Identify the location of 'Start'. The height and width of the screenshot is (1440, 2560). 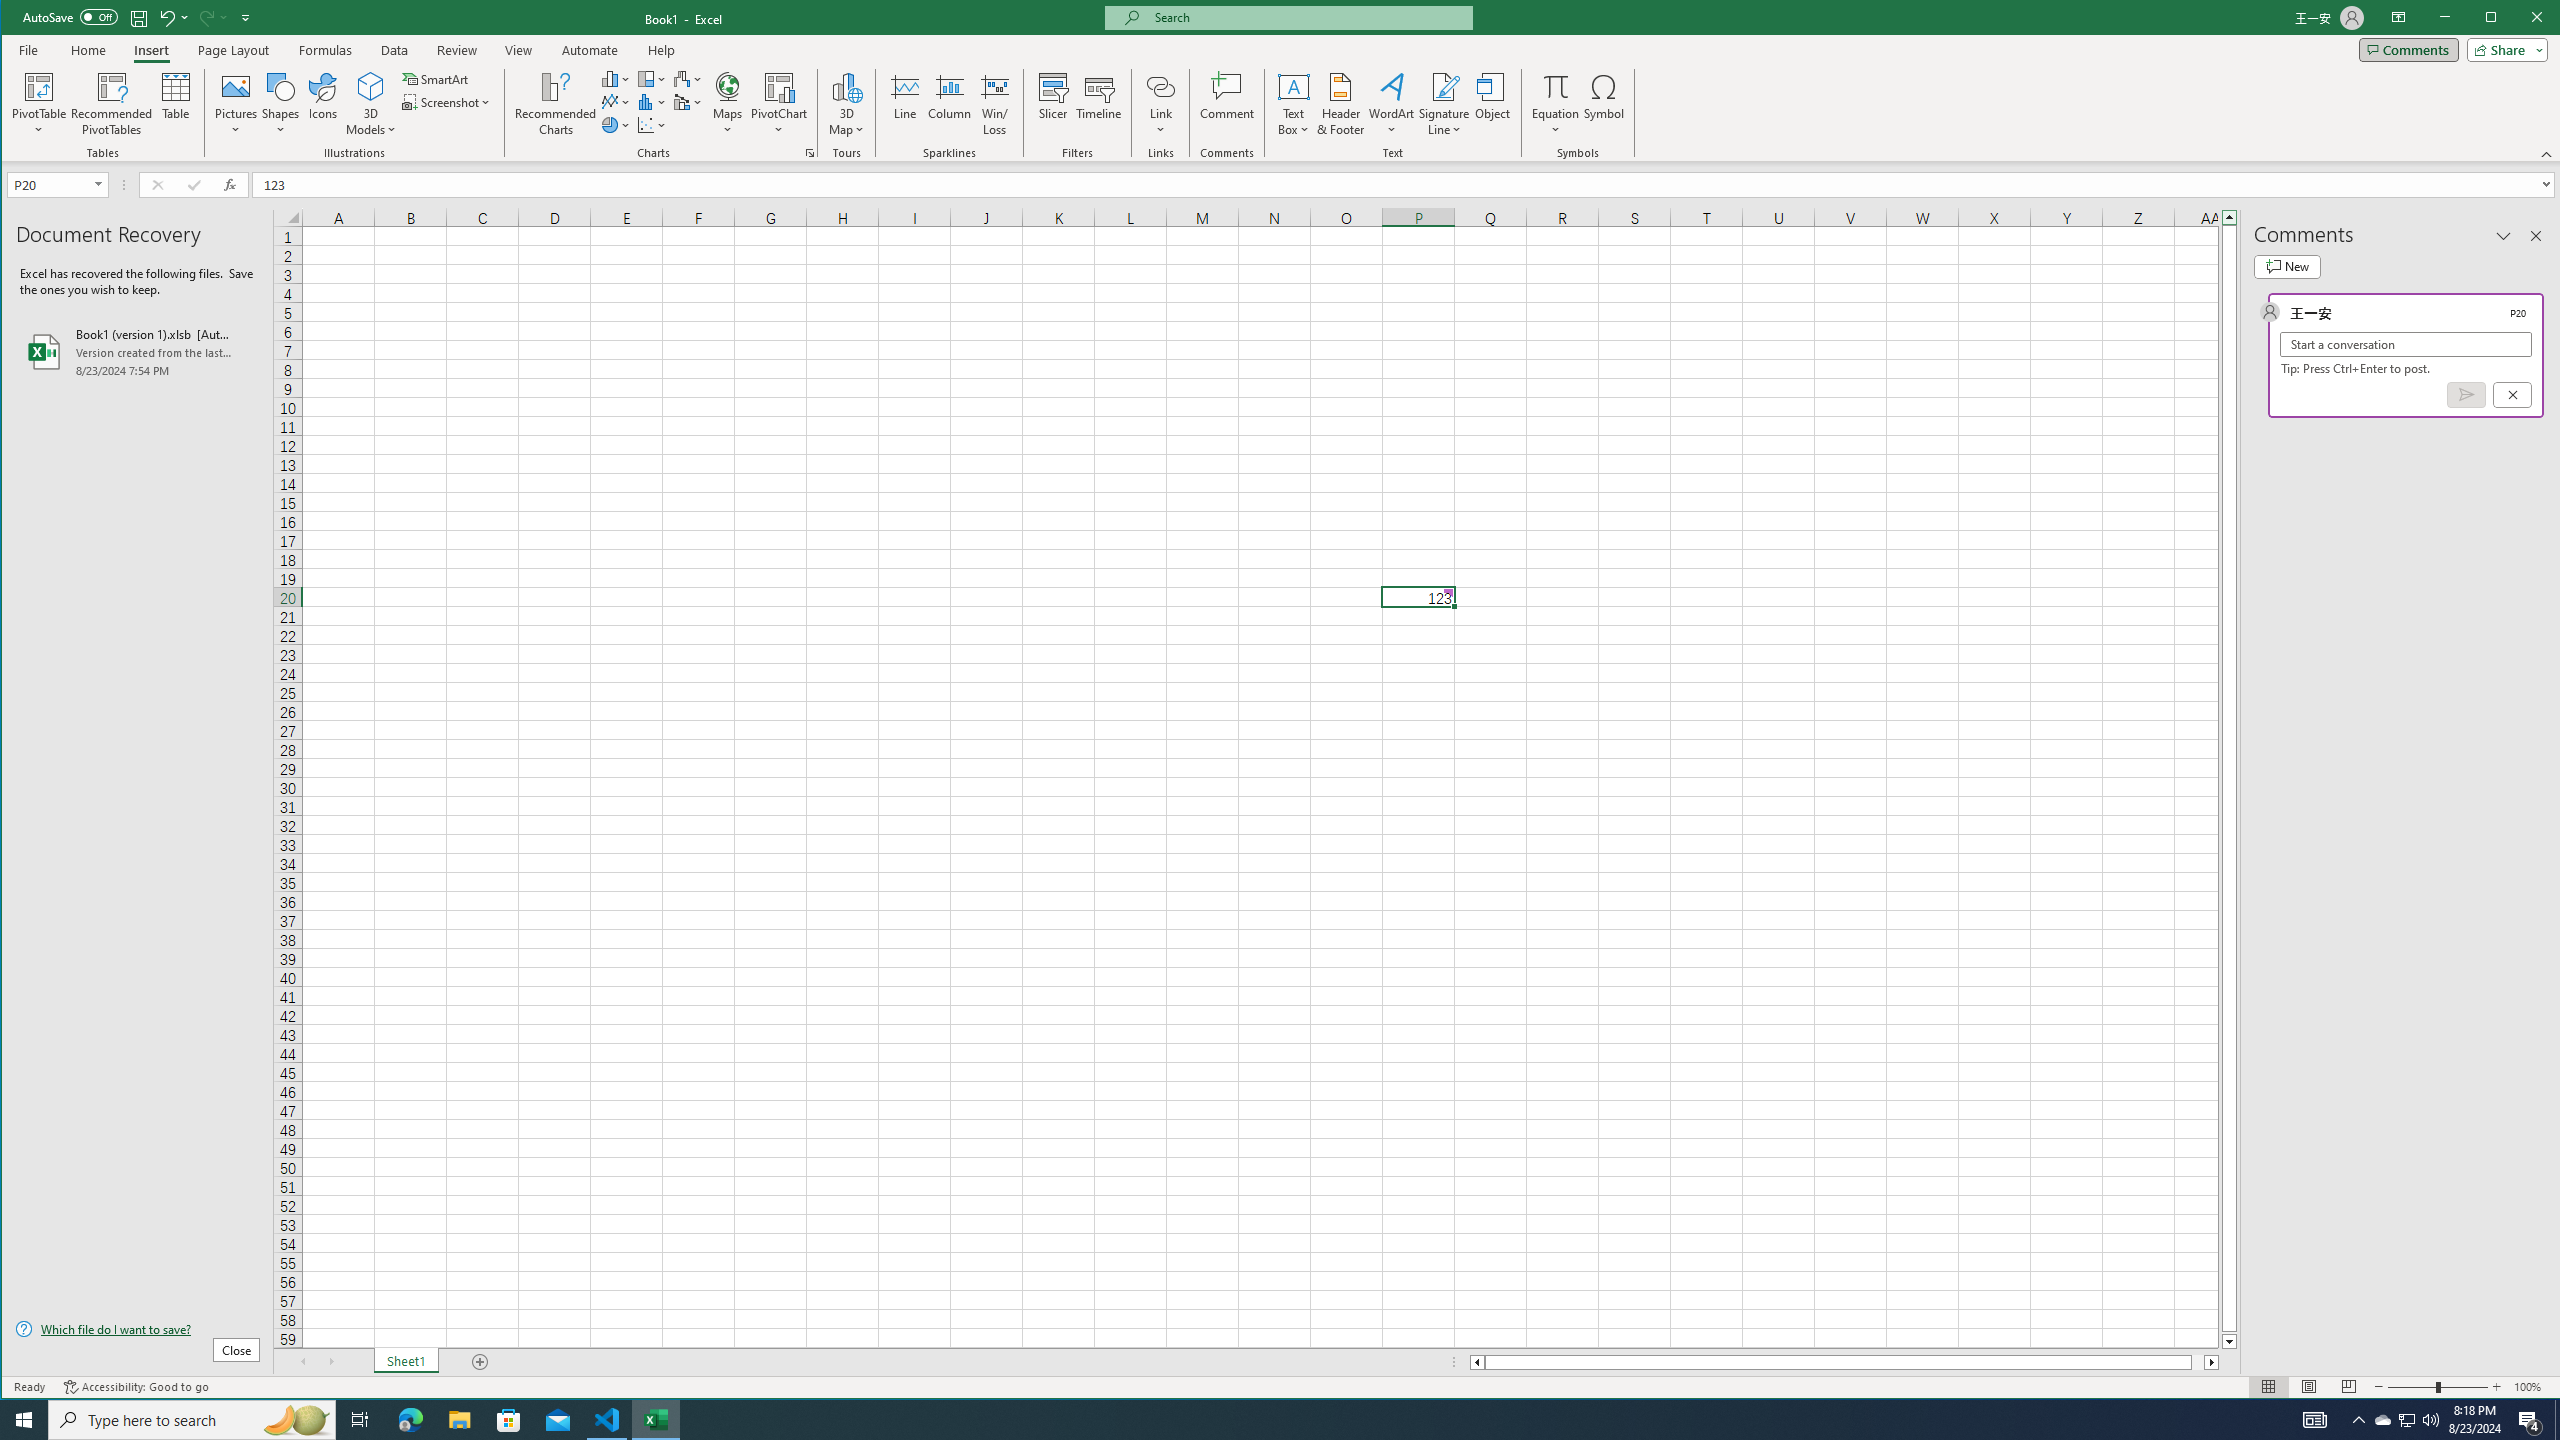
(24, 1418).